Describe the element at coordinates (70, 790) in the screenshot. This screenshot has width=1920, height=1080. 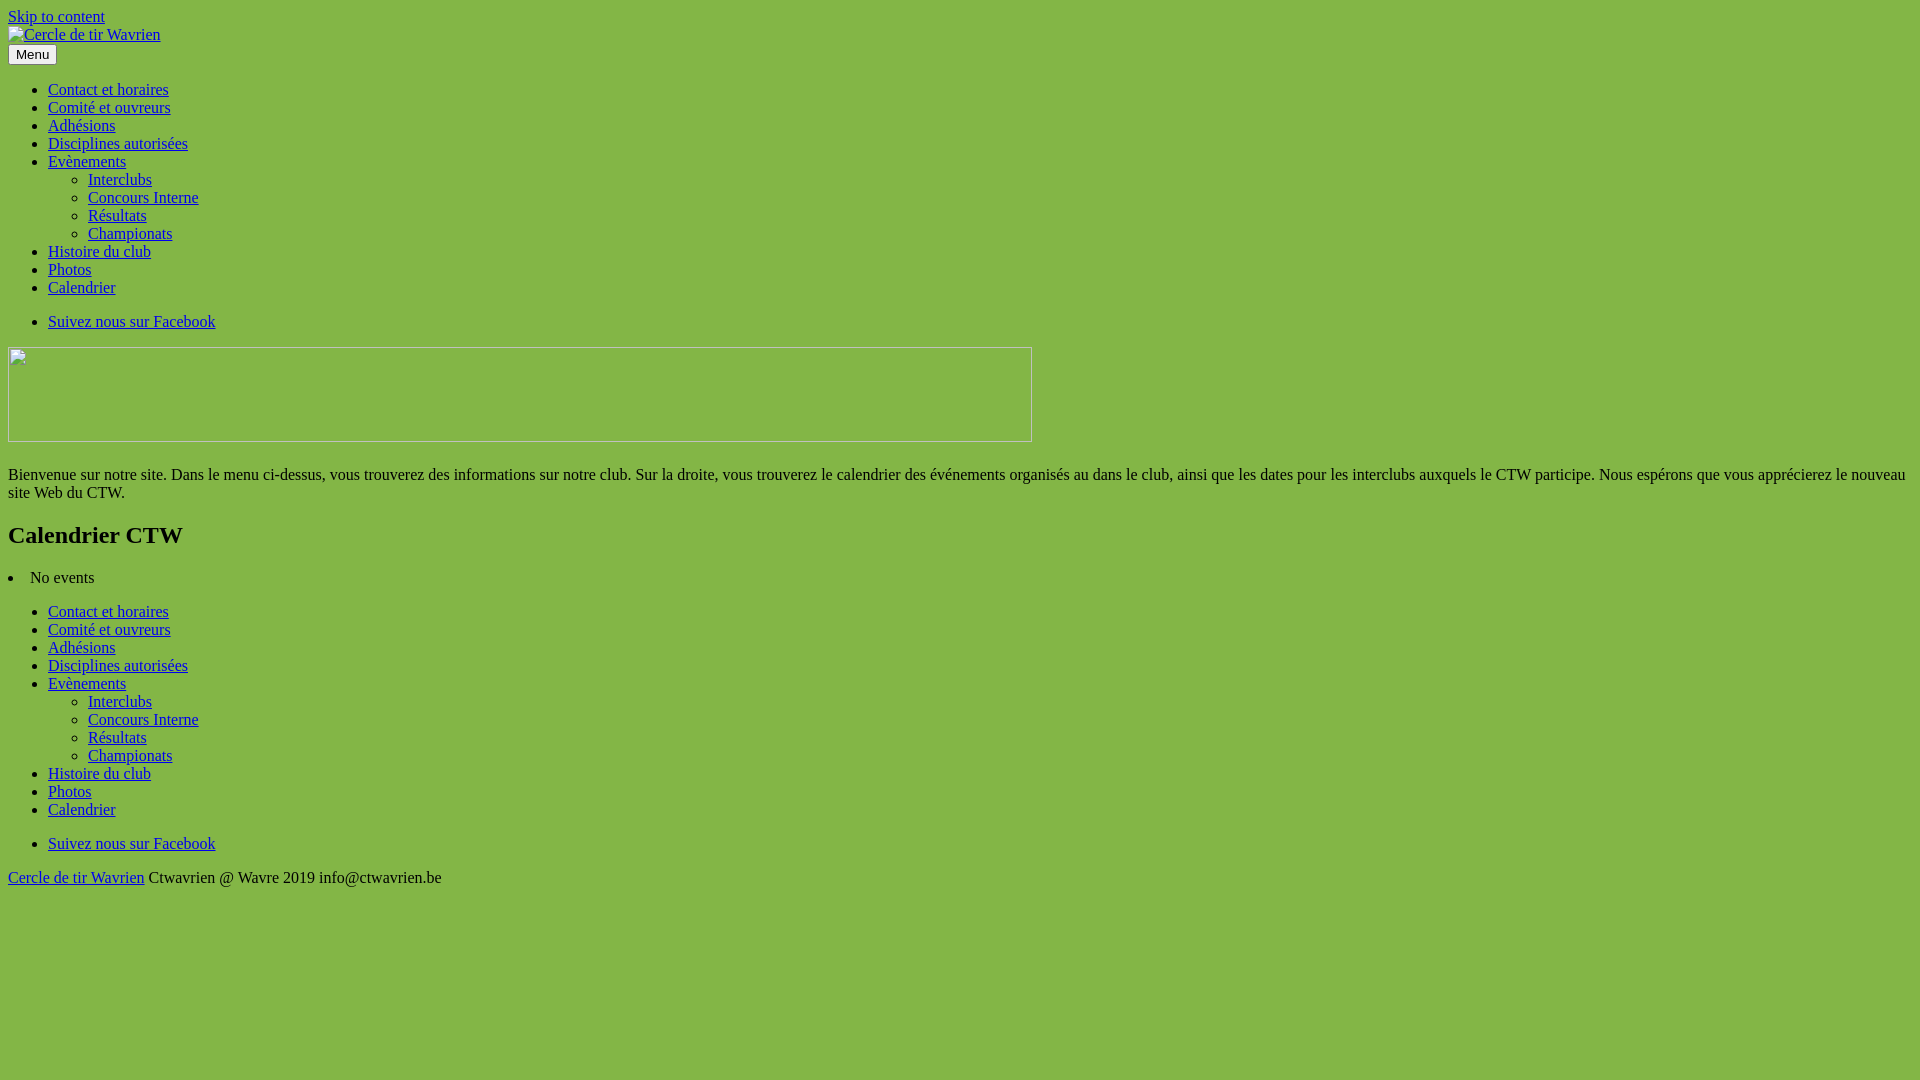
I see `'Photos'` at that location.